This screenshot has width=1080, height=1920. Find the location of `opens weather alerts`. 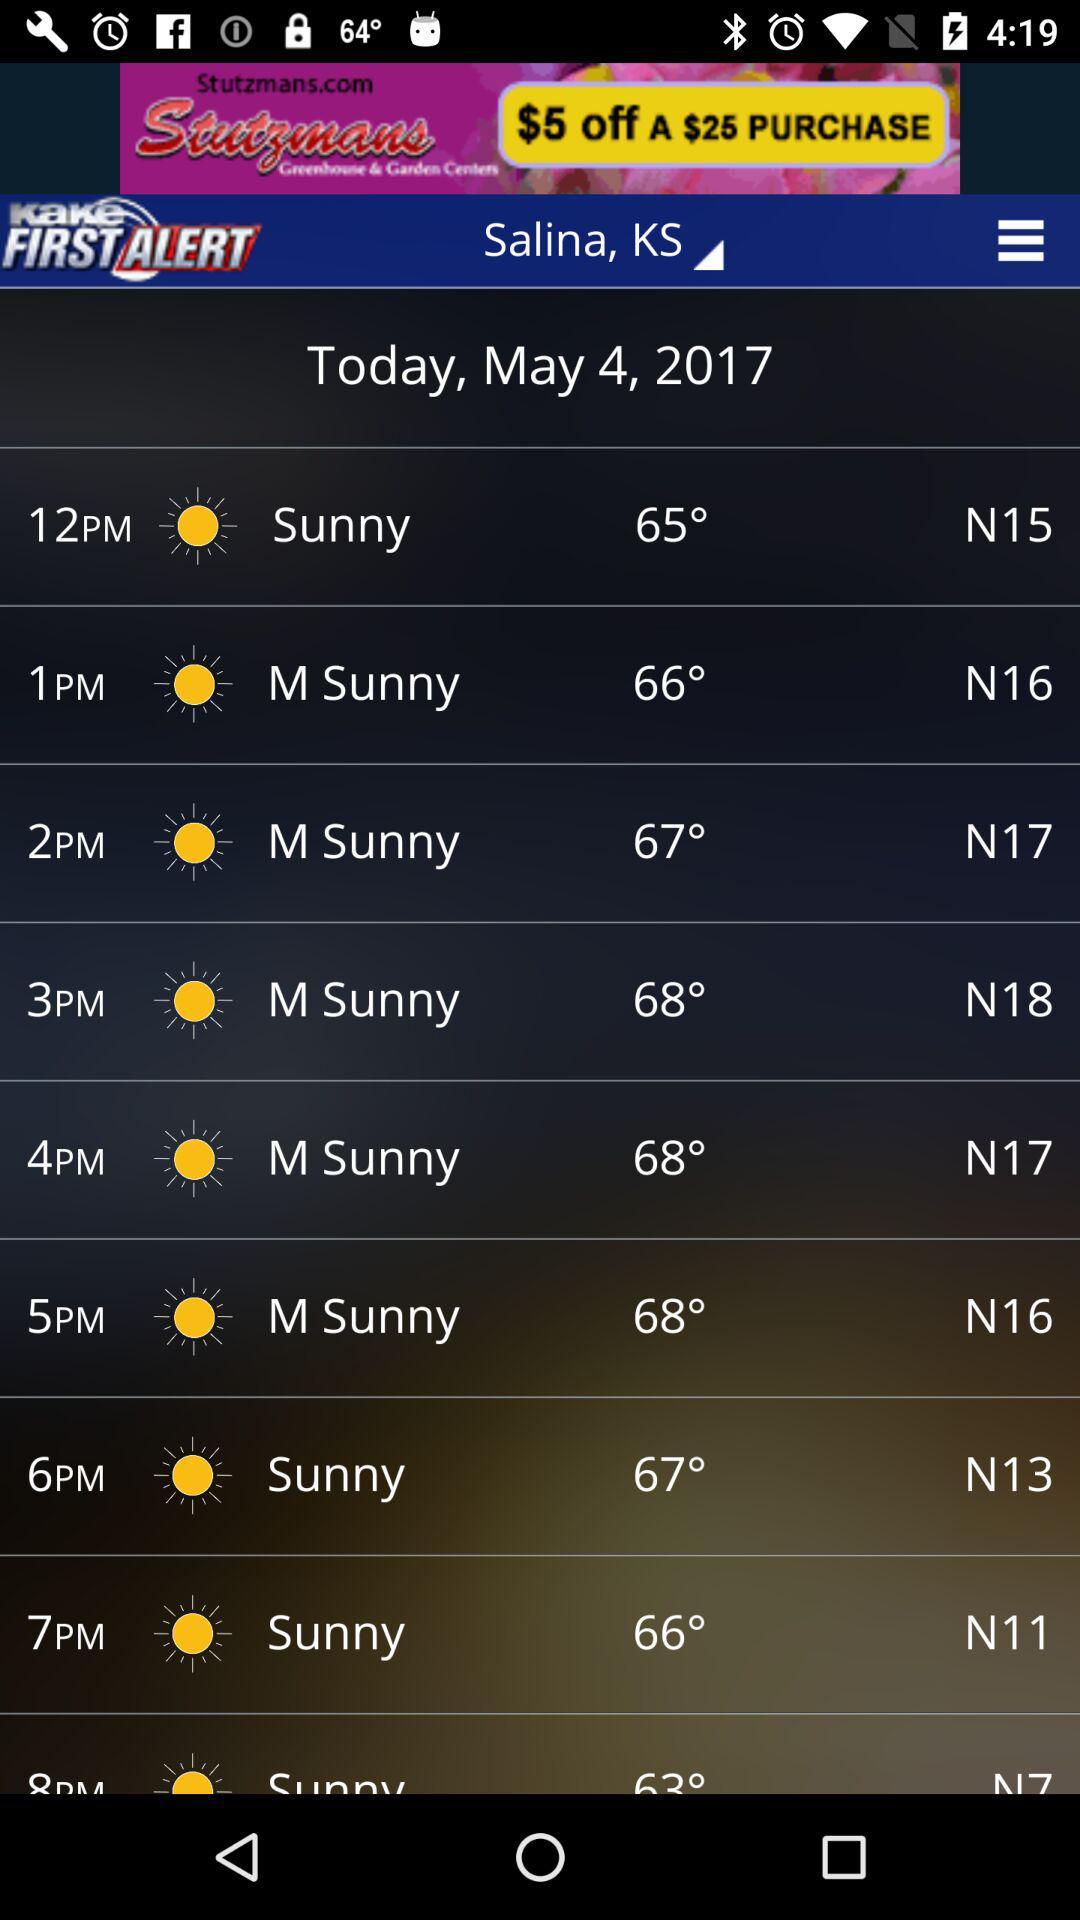

opens weather alerts is located at coordinates (131, 240).